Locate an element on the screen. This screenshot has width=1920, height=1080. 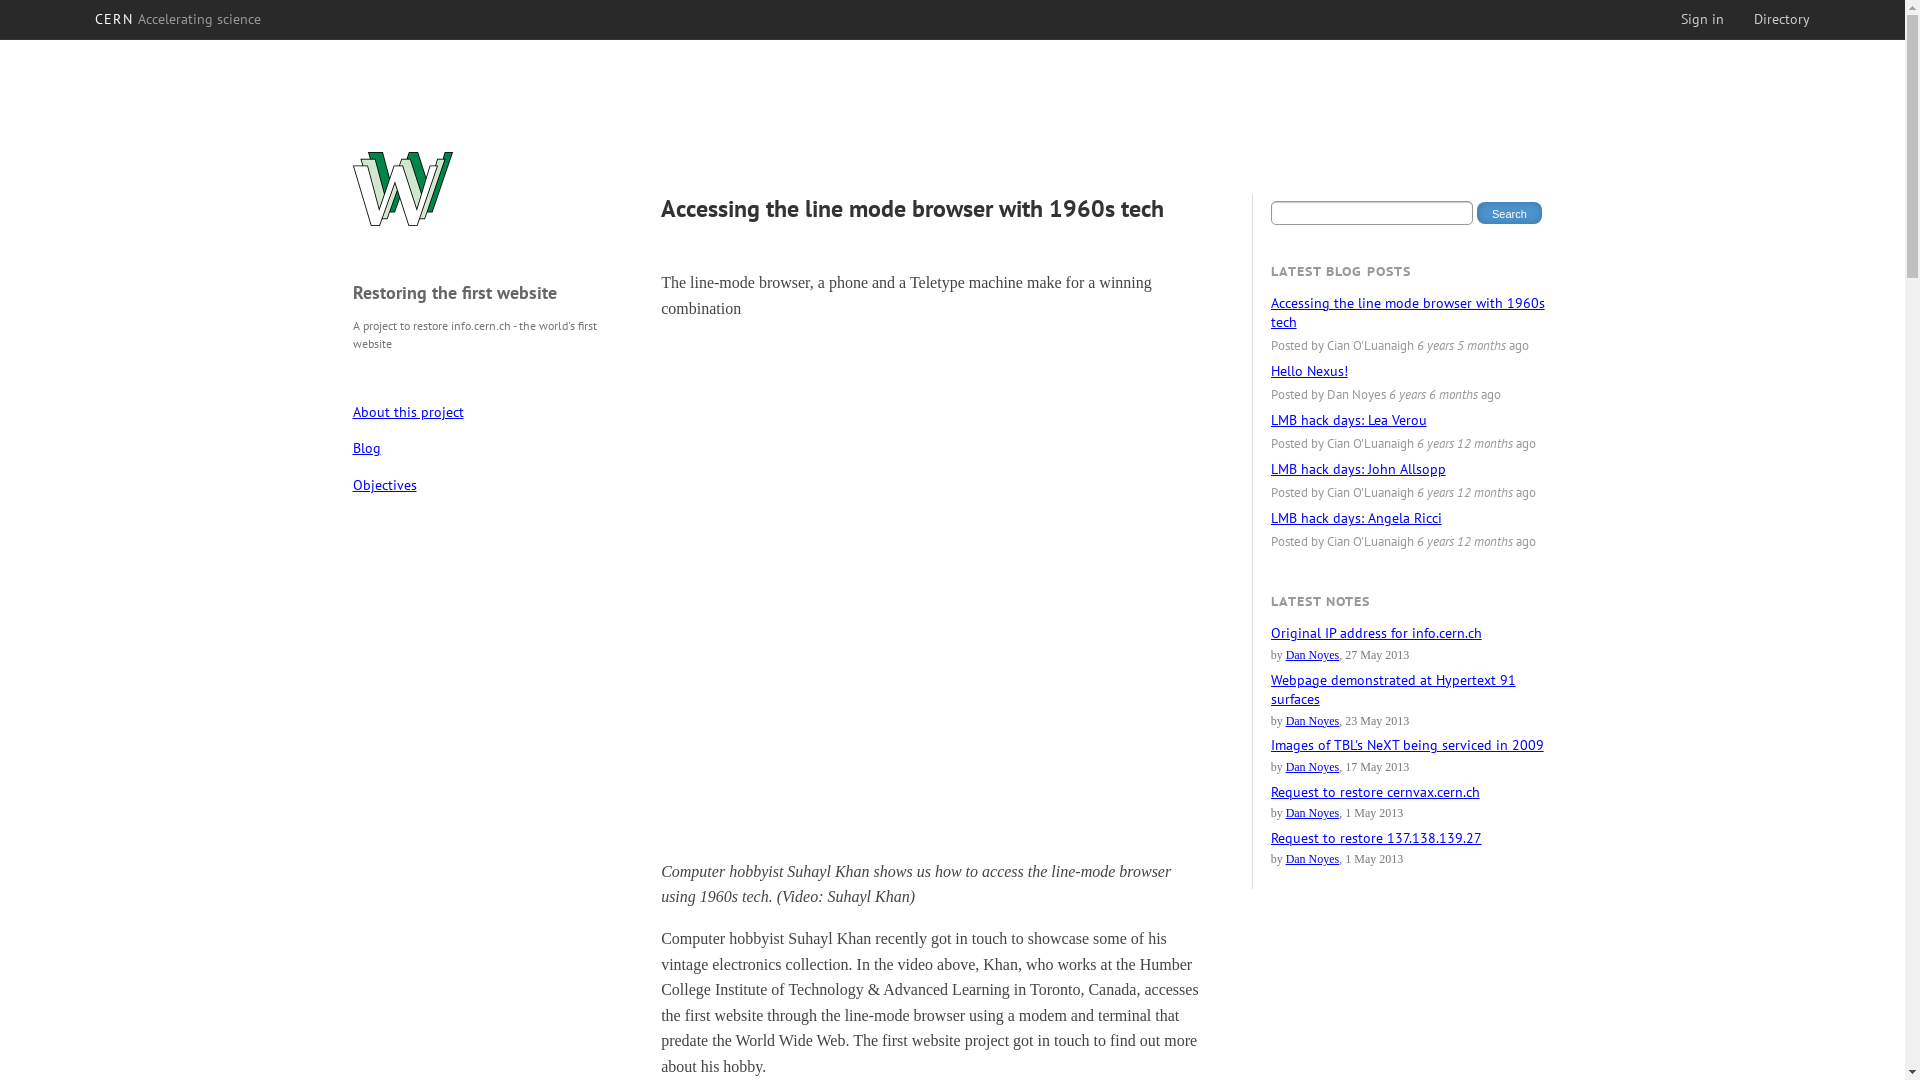
'Webpage demonstrated at Hypertext 91 surfaces' is located at coordinates (1392, 689).